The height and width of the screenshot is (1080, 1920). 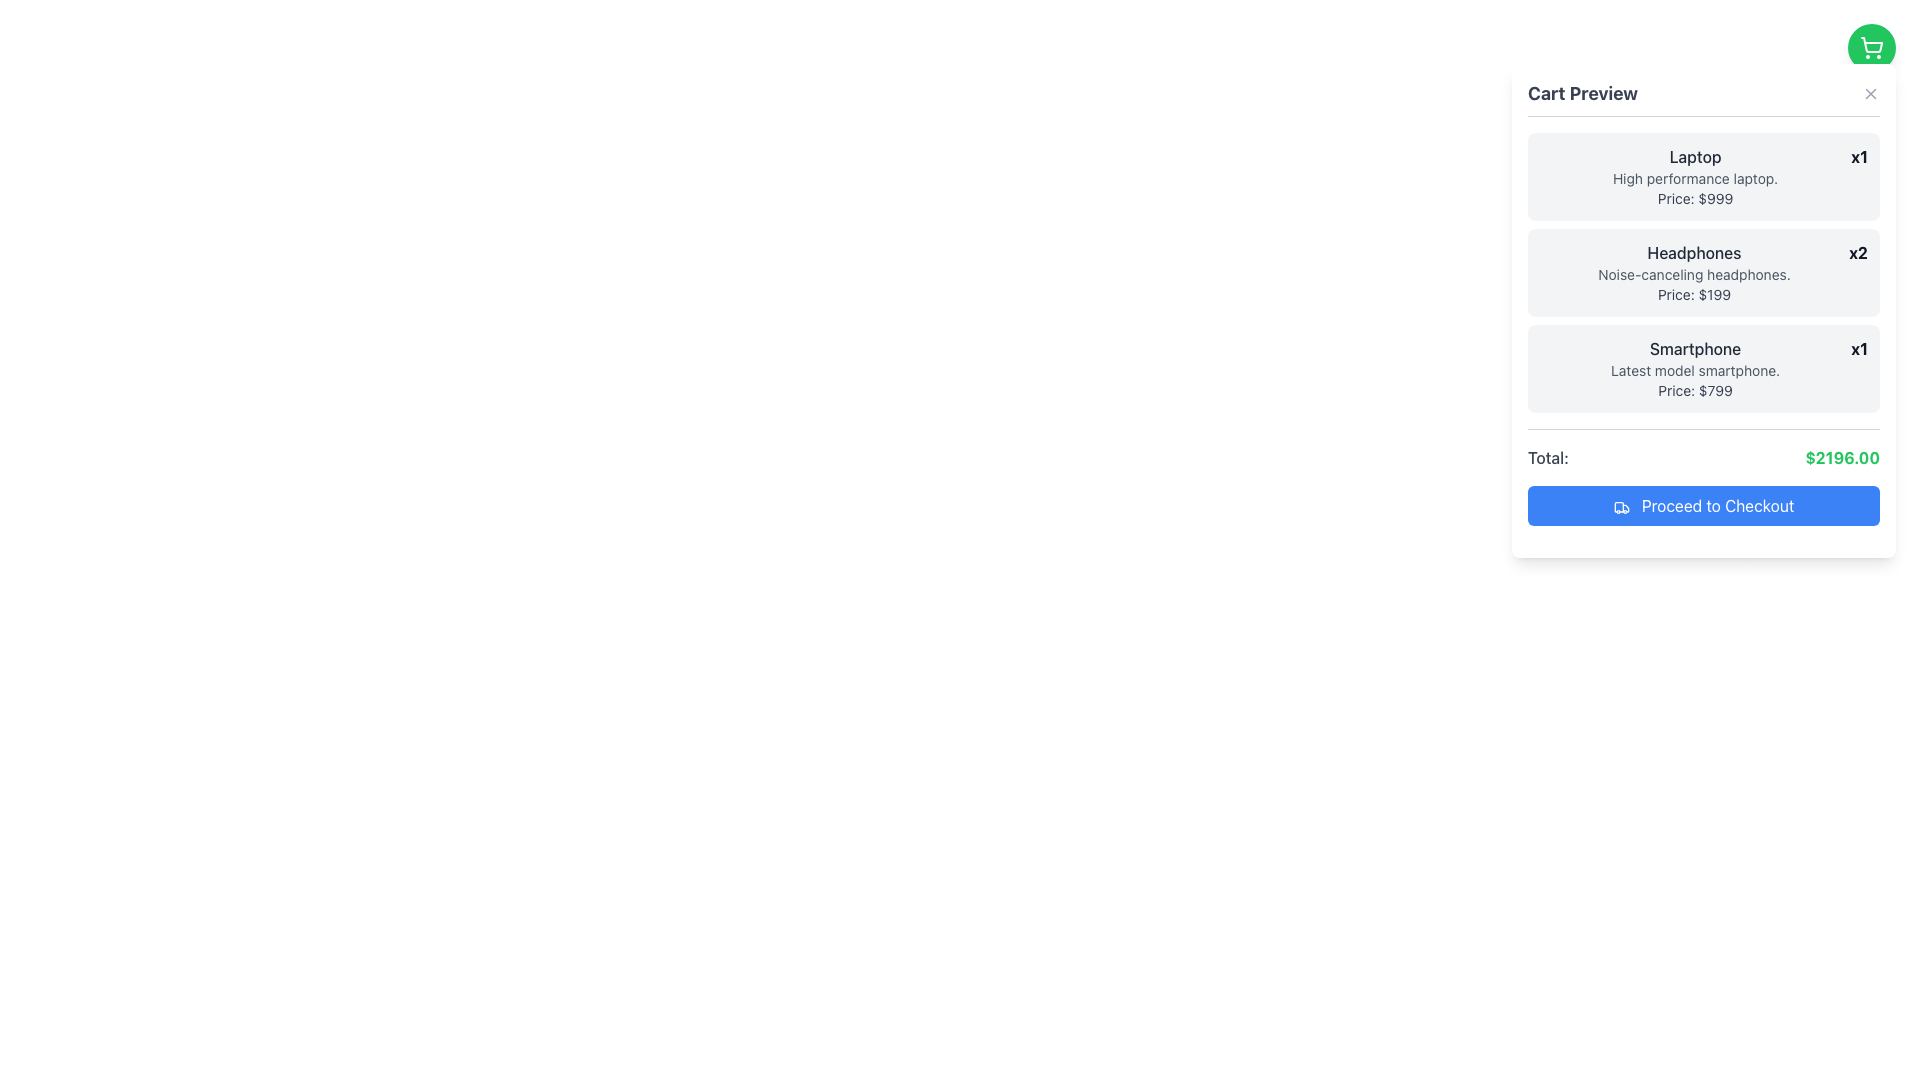 I want to click on text from the Text block containing item information that displays 'Smartphone', 'Latest model smartphone.', and 'Price: $799', so click(x=1694, y=369).